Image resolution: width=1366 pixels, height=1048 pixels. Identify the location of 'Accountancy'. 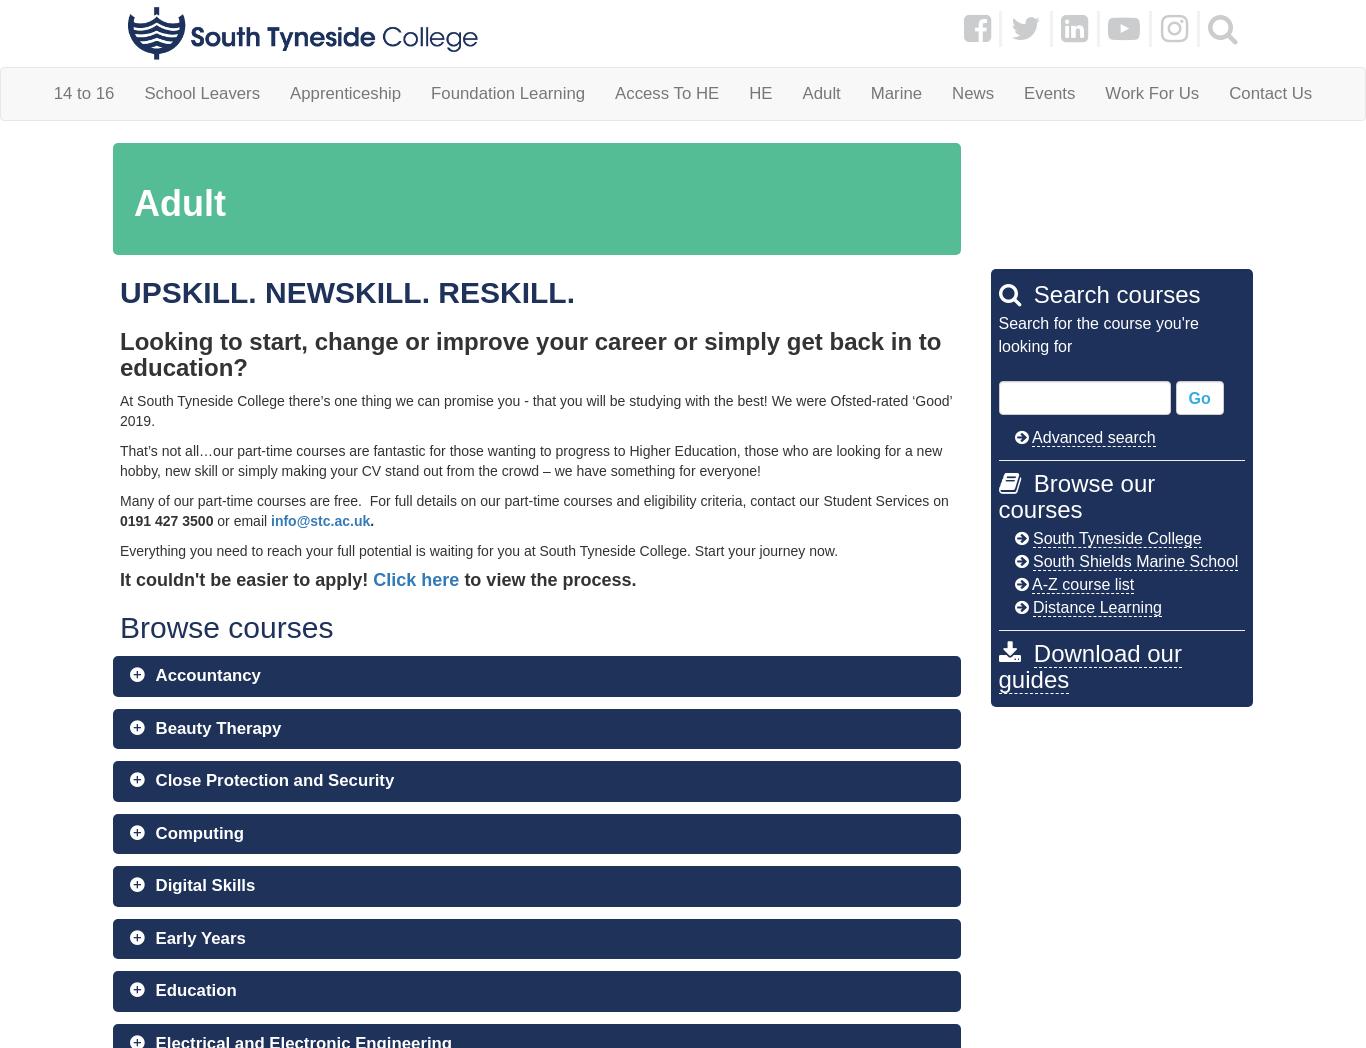
(206, 675).